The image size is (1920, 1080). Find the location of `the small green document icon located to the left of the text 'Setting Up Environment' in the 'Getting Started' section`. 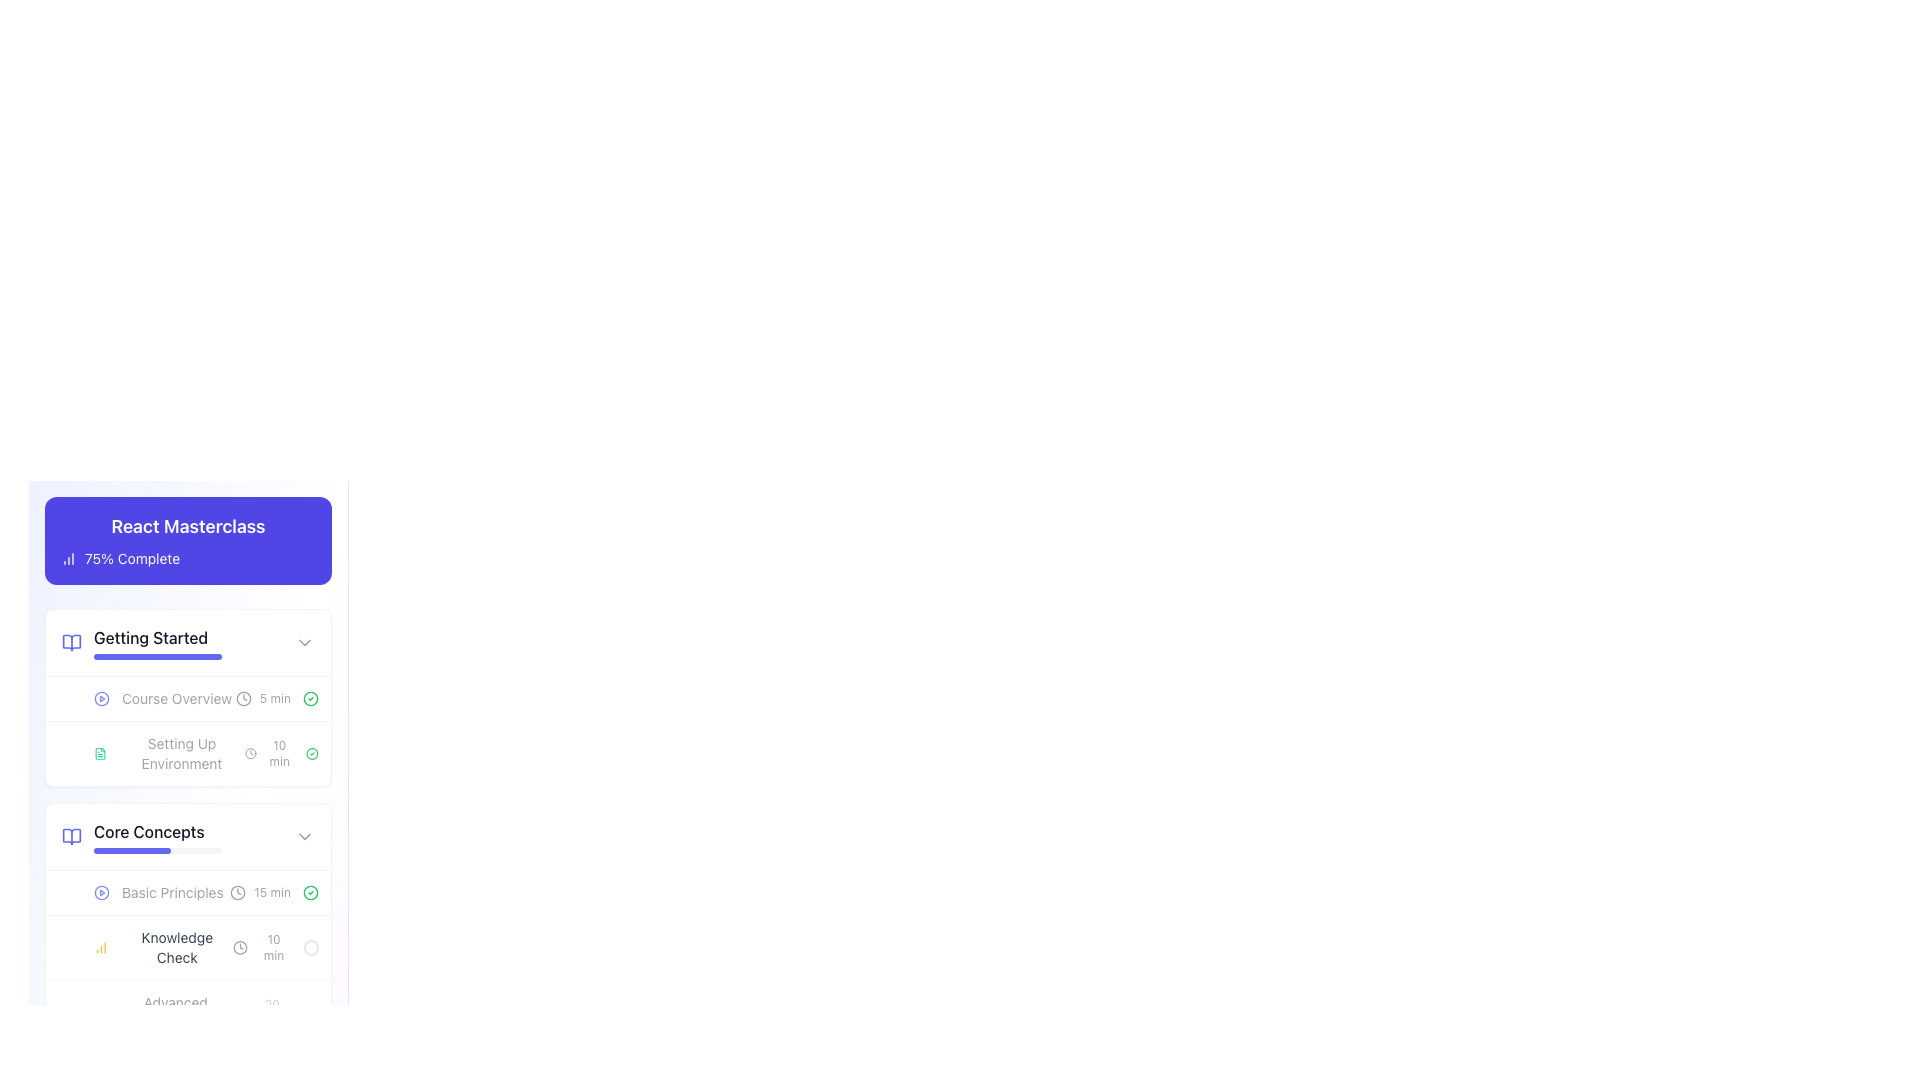

the small green document icon located to the left of the text 'Setting Up Environment' in the 'Getting Started' section is located at coordinates (99, 753).